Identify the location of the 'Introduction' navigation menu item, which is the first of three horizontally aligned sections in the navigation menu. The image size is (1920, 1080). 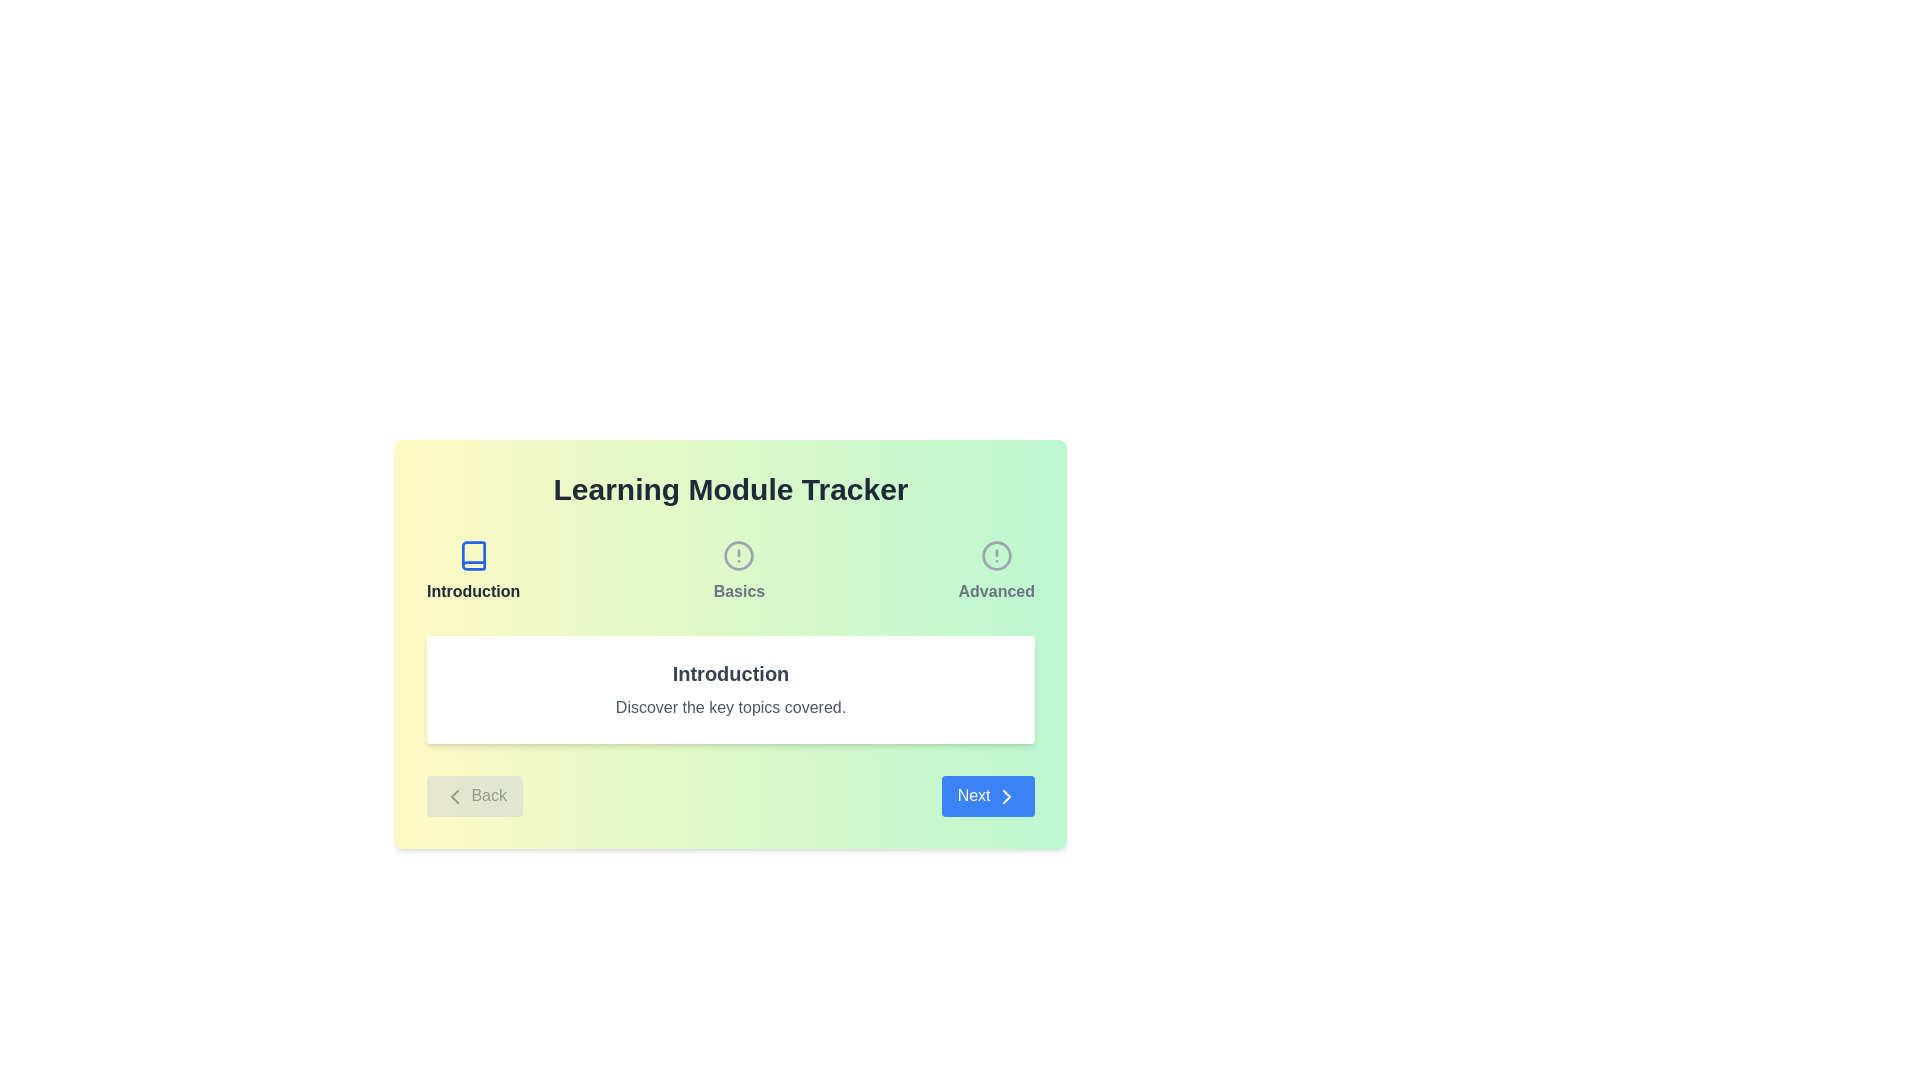
(472, 571).